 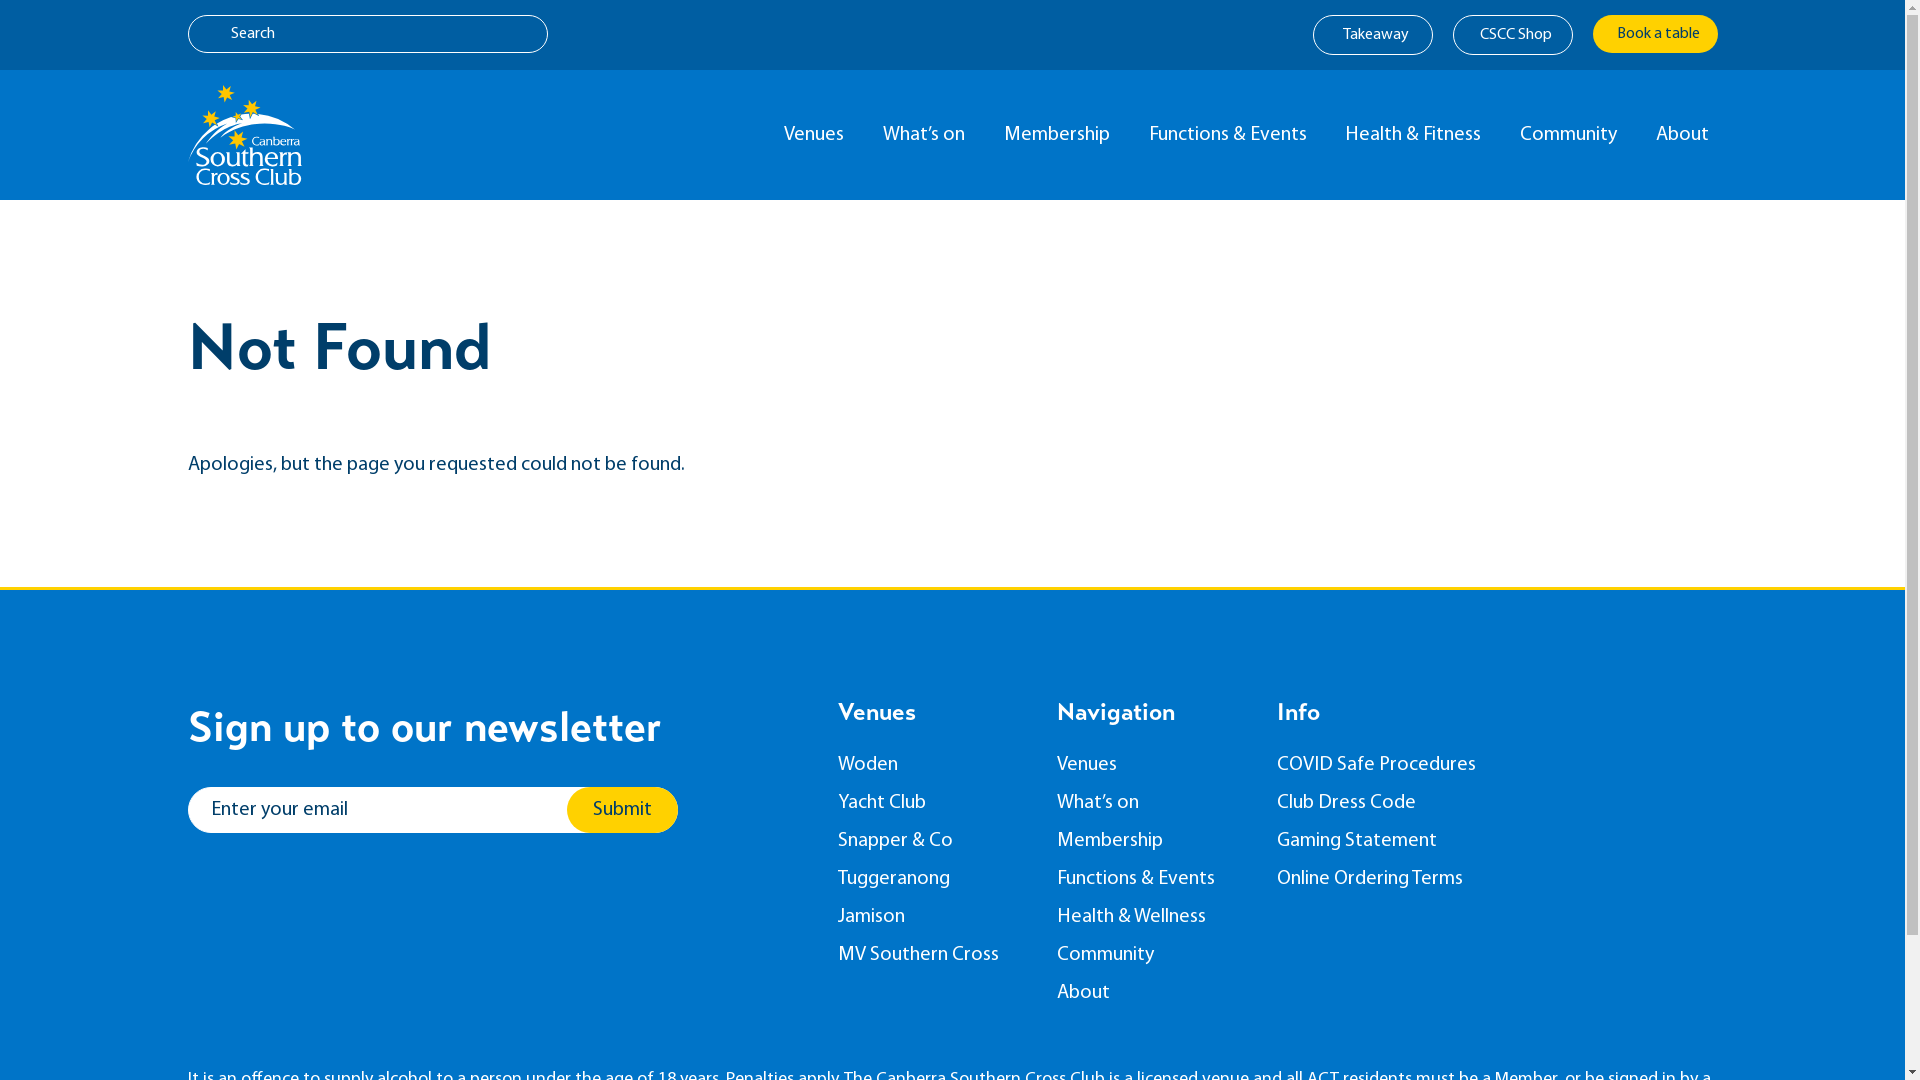 I want to click on 'Health & Wellness', so click(x=1152, y=917).